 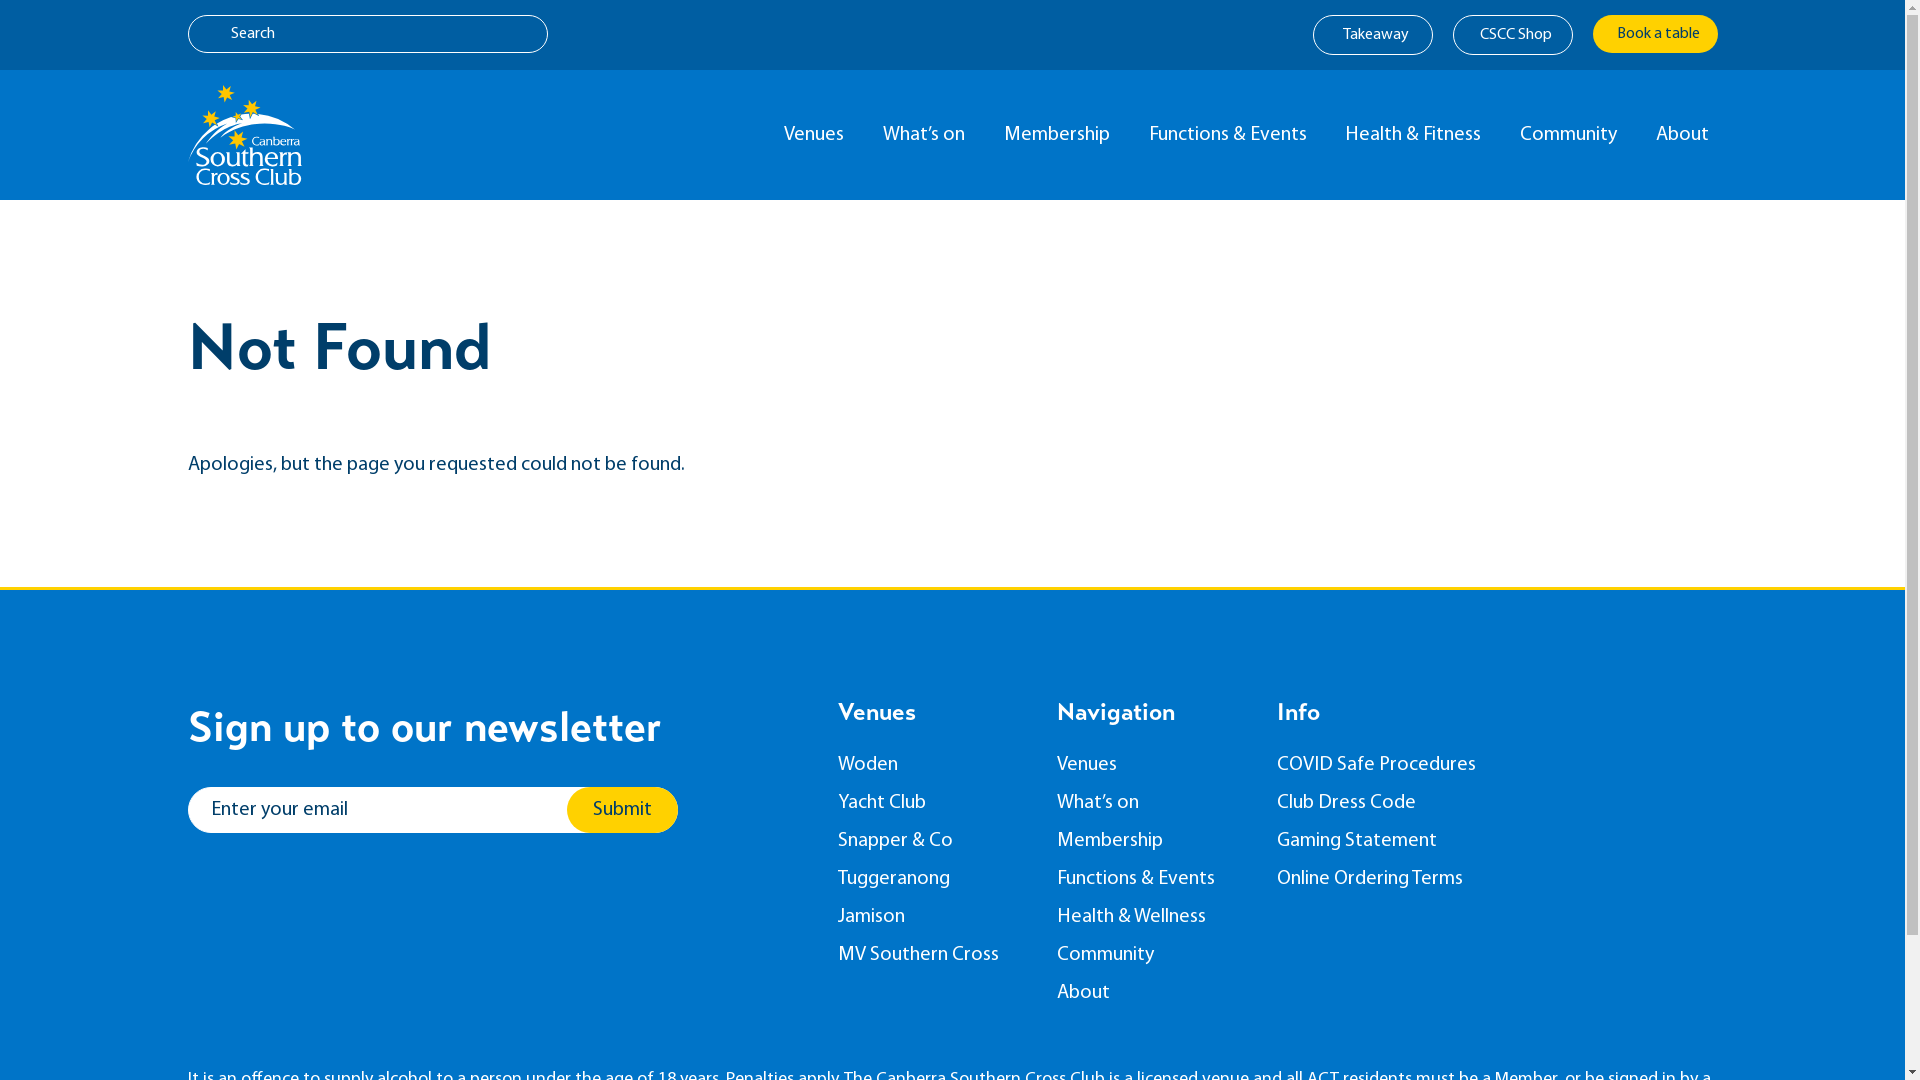 I want to click on 'Health & Wellness', so click(x=1152, y=917).